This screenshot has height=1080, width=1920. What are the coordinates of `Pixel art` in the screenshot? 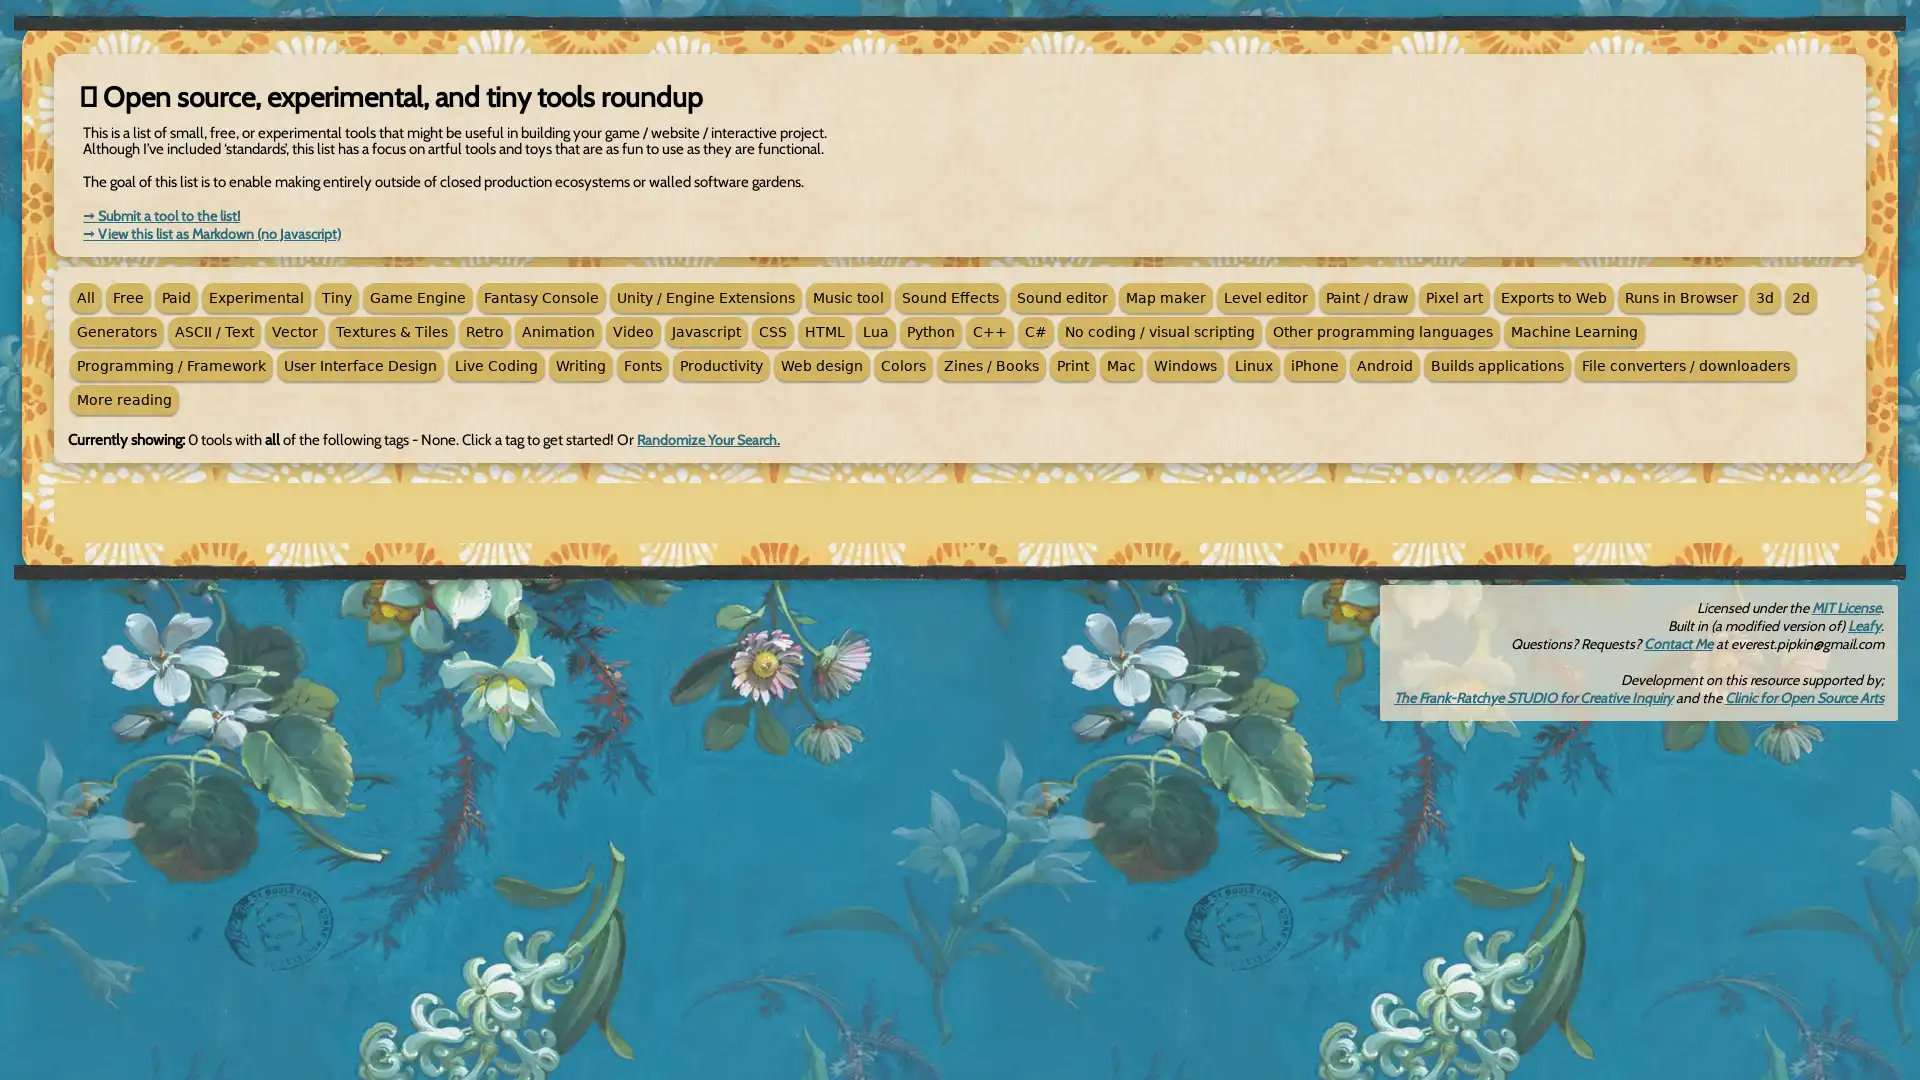 It's located at (1454, 297).